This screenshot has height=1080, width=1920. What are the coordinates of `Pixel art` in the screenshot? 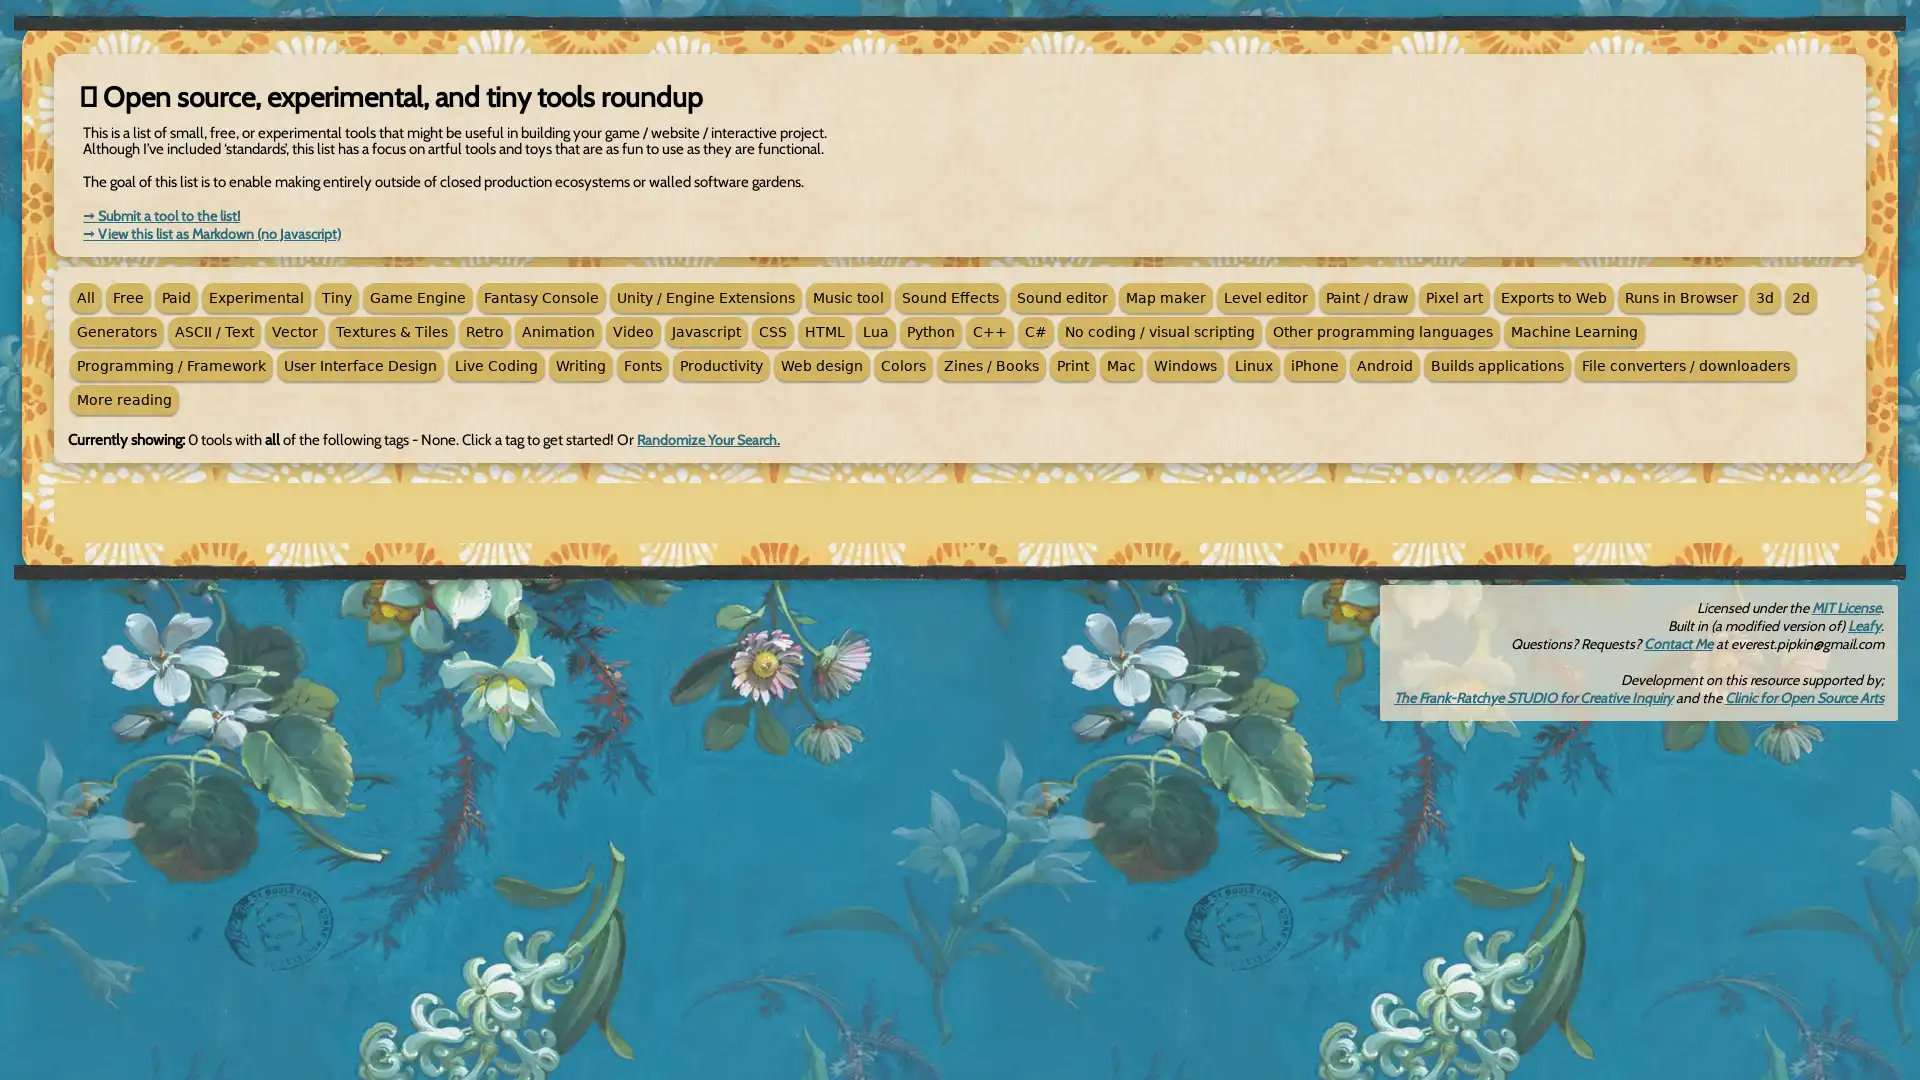 It's located at (1454, 297).